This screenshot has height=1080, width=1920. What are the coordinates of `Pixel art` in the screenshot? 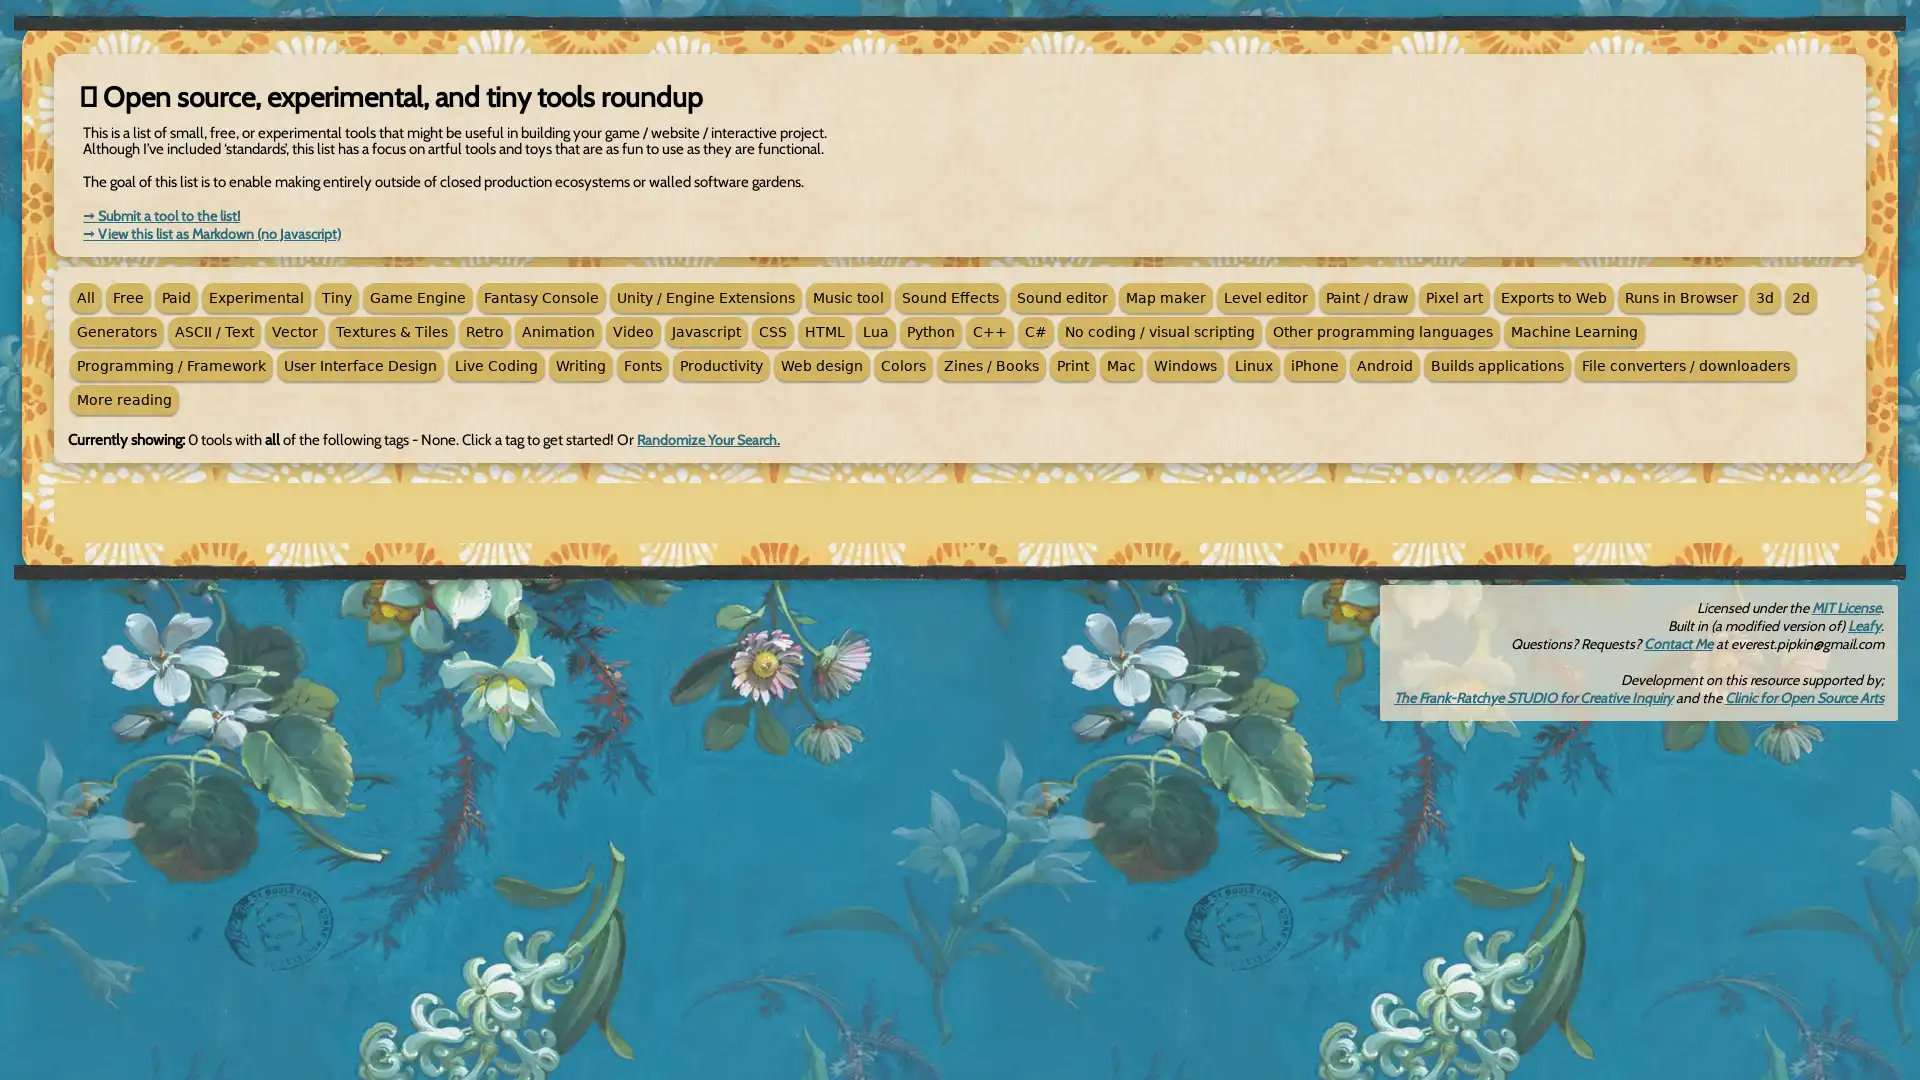 It's located at (1454, 297).